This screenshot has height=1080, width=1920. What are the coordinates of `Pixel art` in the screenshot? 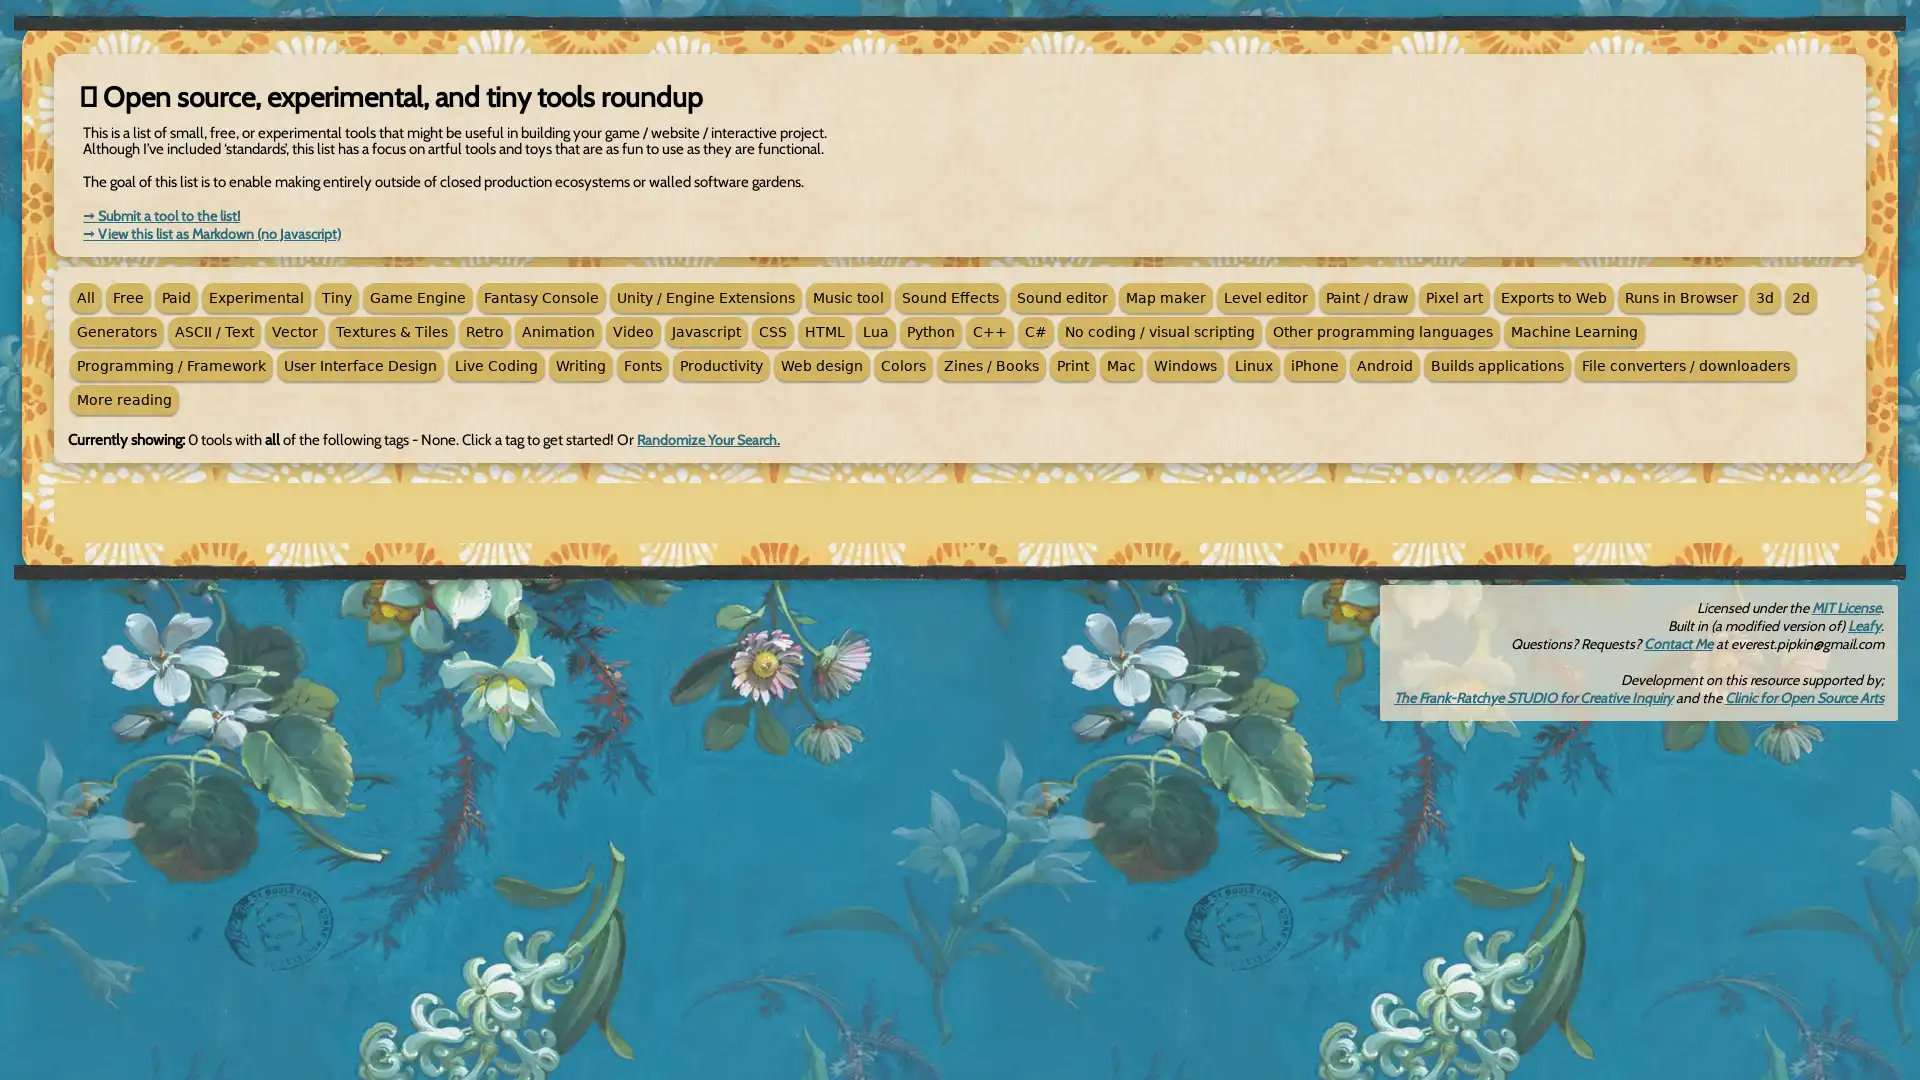 It's located at (1454, 297).